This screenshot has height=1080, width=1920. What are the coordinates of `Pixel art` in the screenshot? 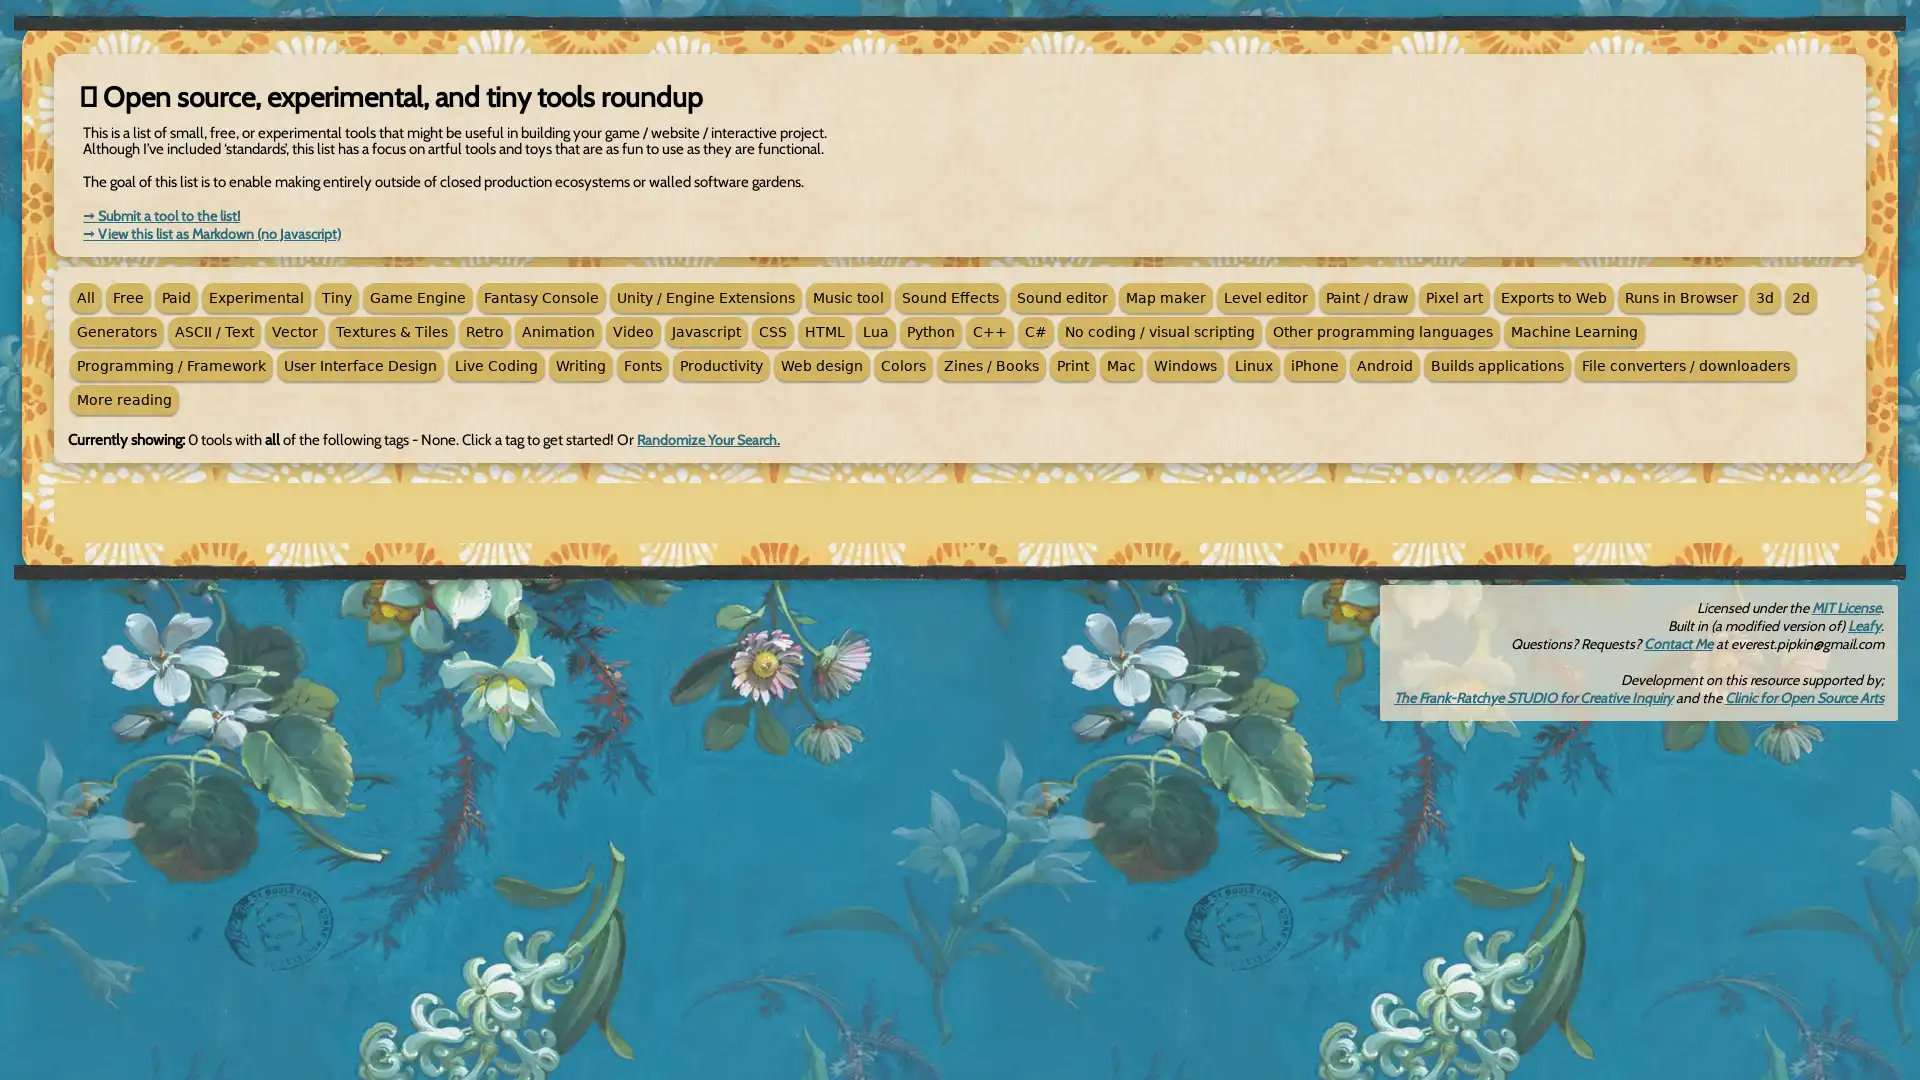 It's located at (1454, 297).